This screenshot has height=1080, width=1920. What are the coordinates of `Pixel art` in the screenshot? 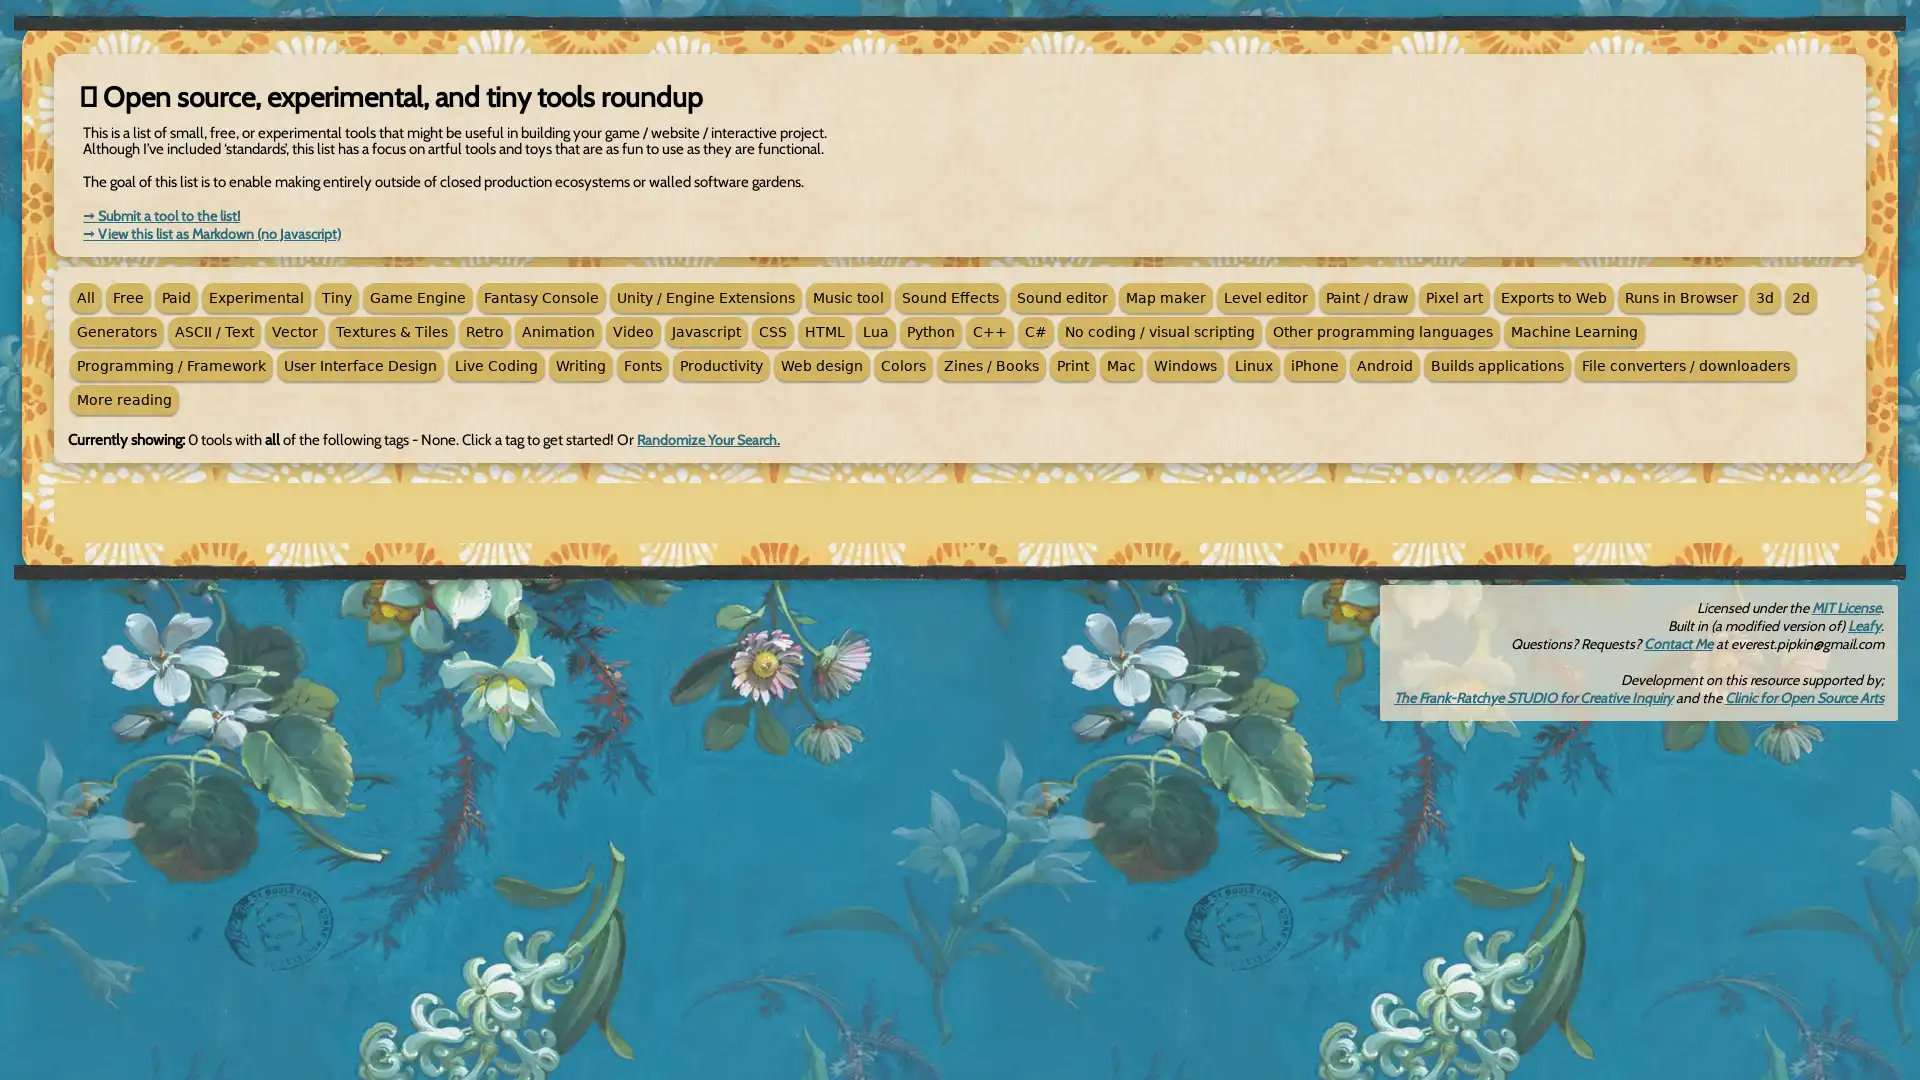 It's located at (1454, 297).